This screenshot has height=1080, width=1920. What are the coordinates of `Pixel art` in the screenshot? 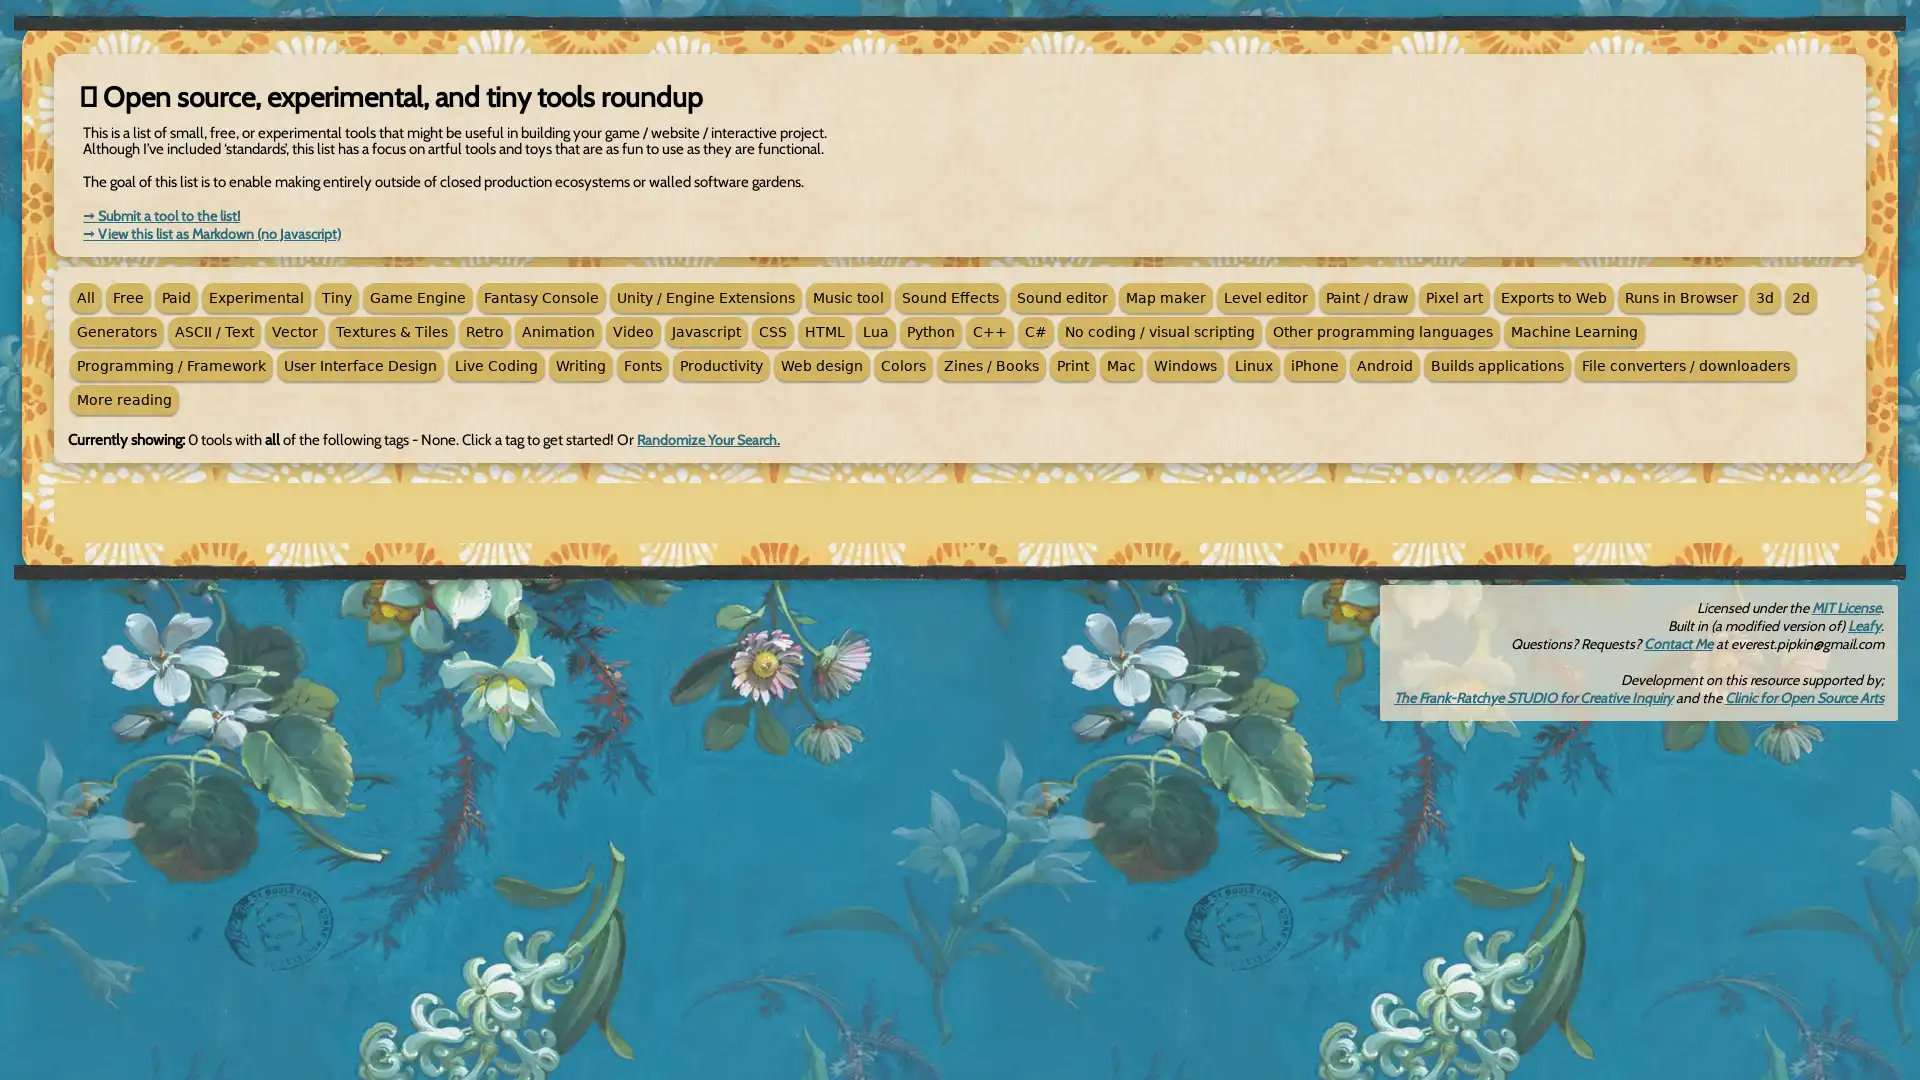 It's located at (1454, 297).